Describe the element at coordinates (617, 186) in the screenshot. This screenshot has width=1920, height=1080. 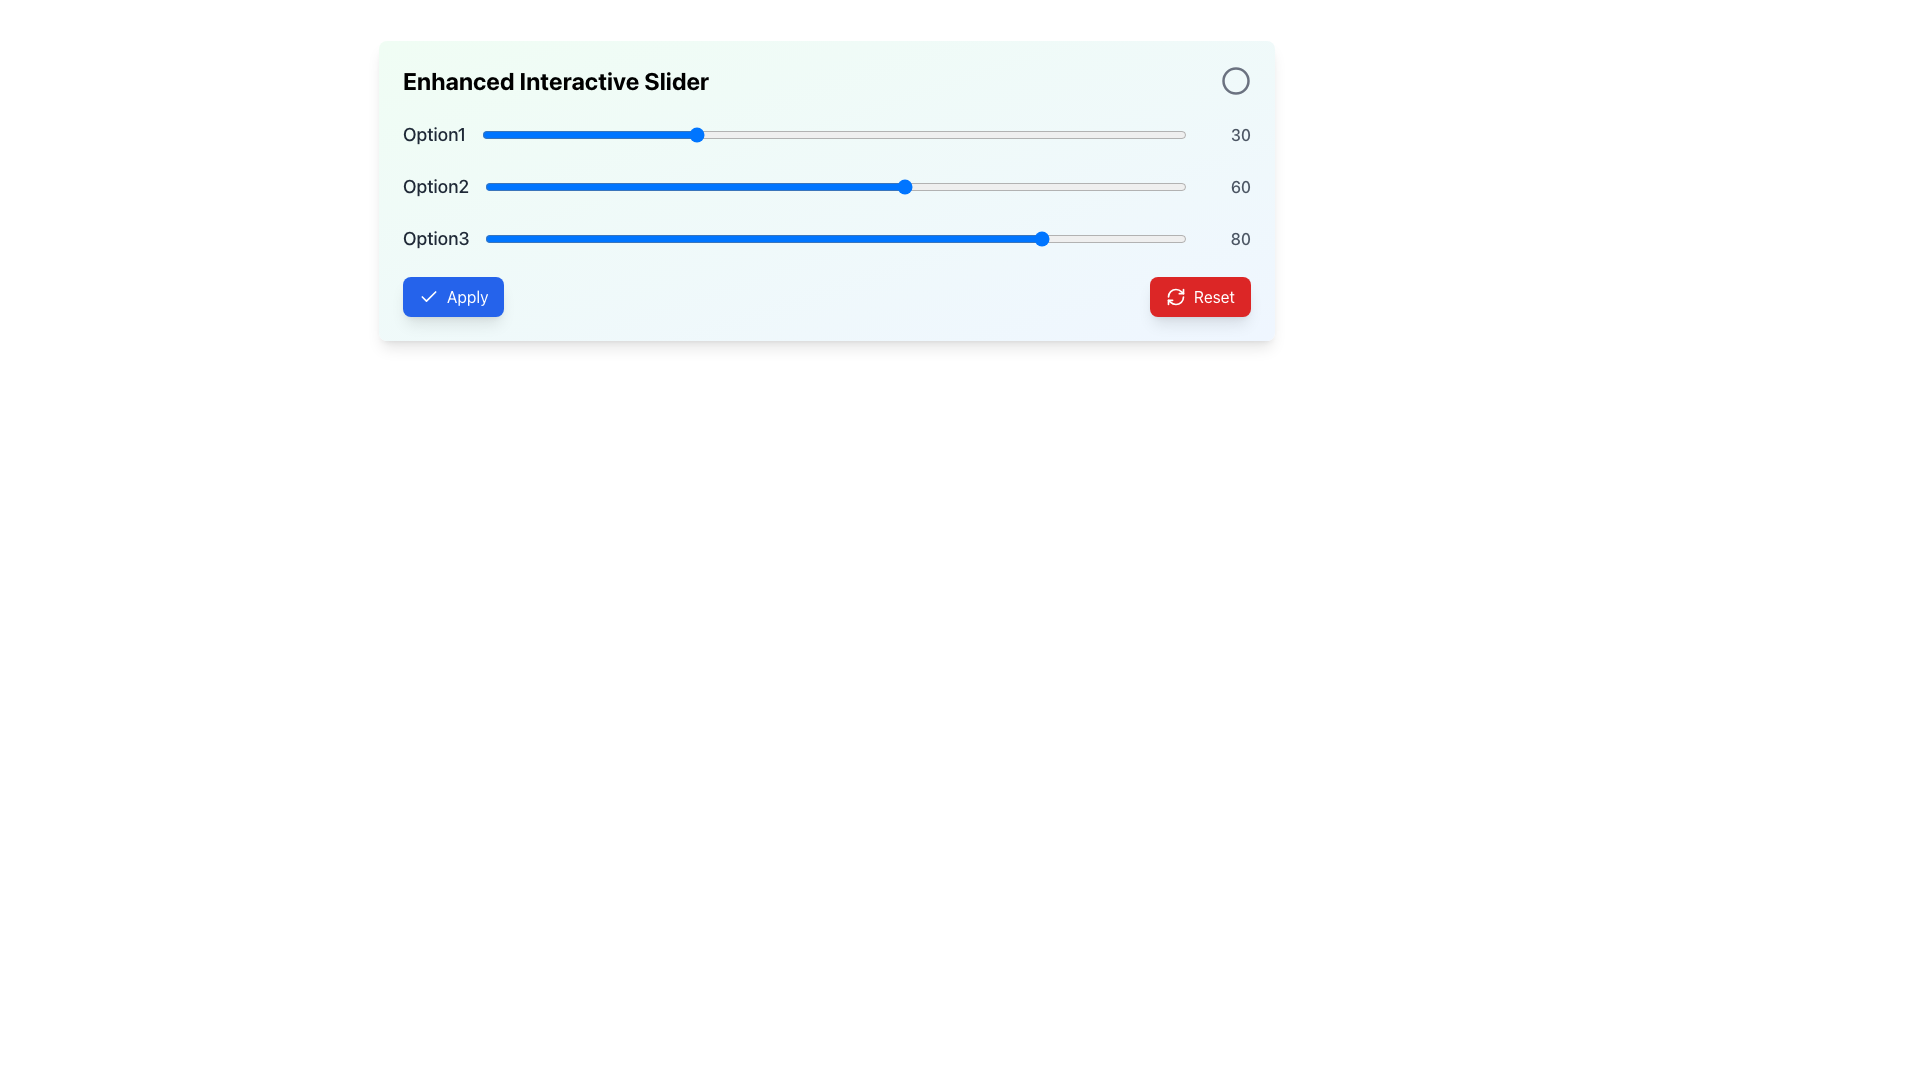
I see `the slider for 'Option2'` at that location.